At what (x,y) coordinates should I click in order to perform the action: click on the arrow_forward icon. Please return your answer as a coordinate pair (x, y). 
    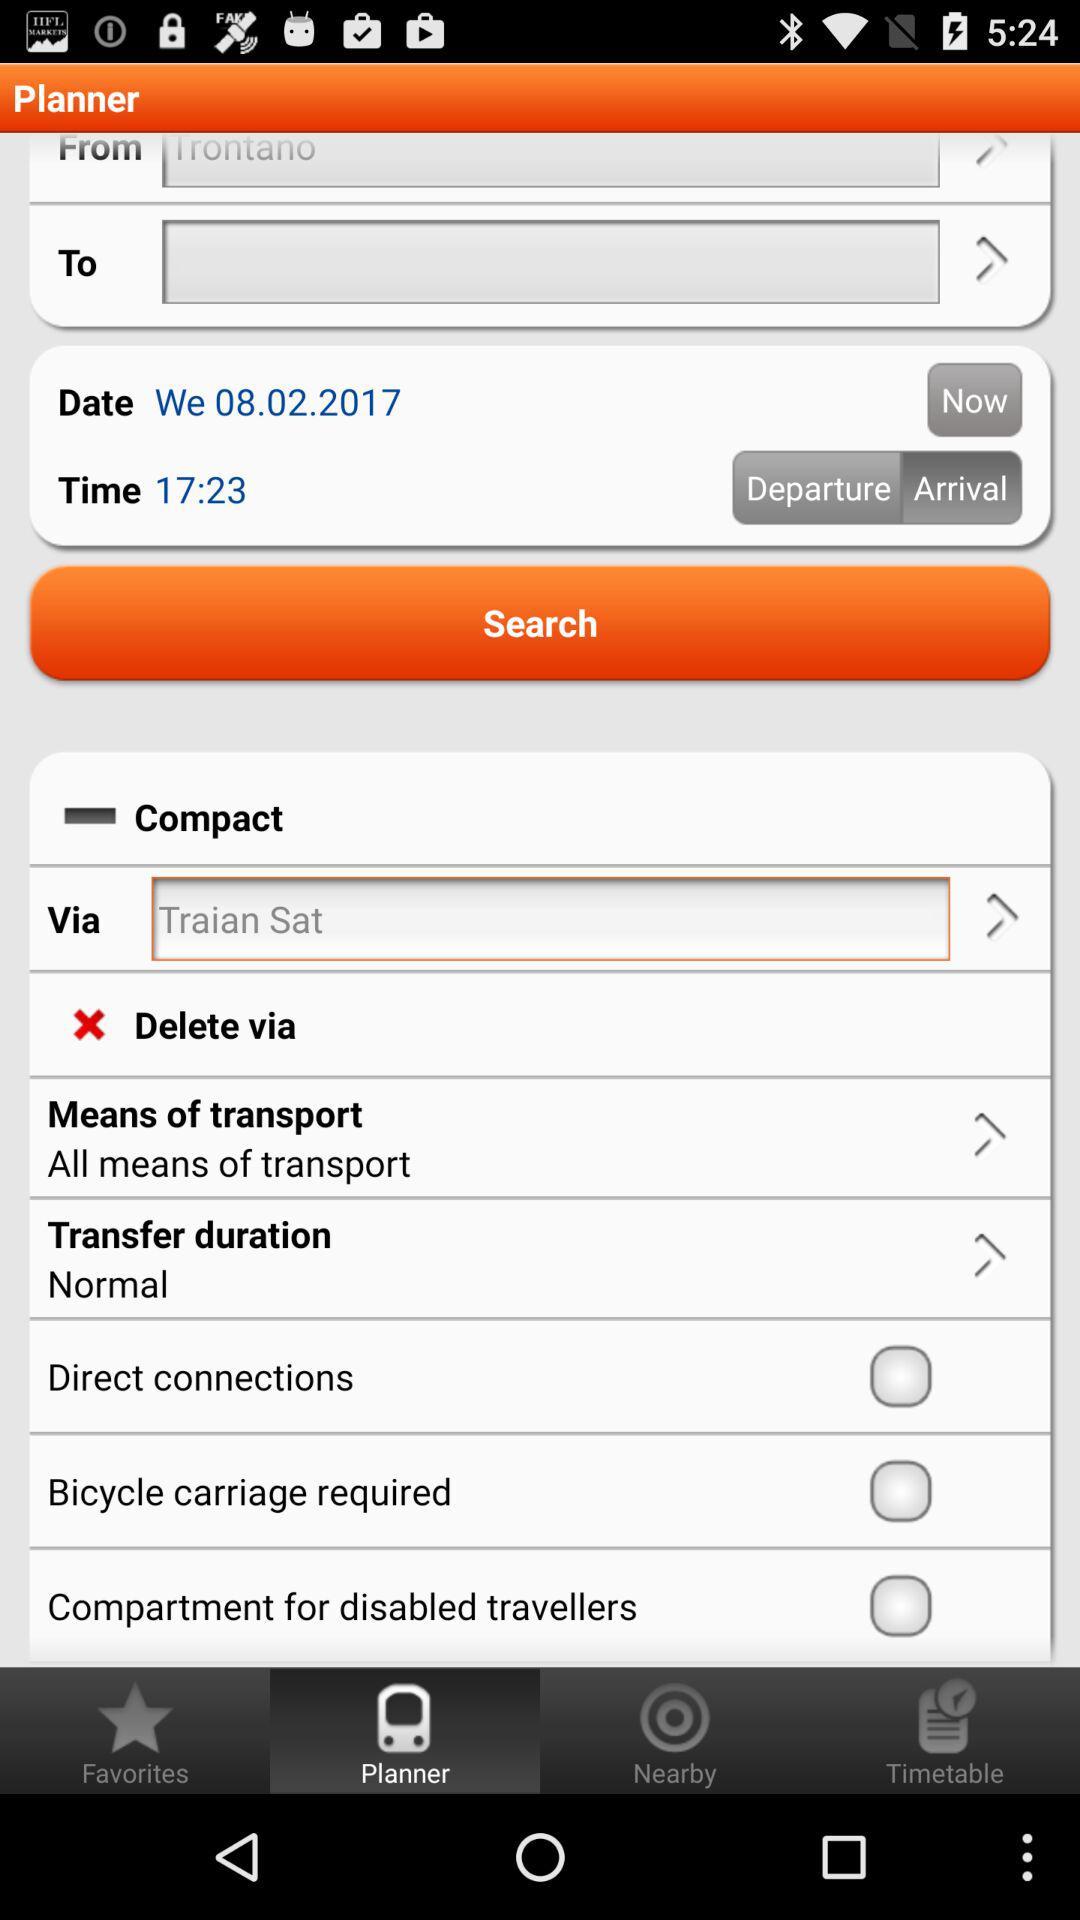
    Looking at the image, I should click on (992, 983).